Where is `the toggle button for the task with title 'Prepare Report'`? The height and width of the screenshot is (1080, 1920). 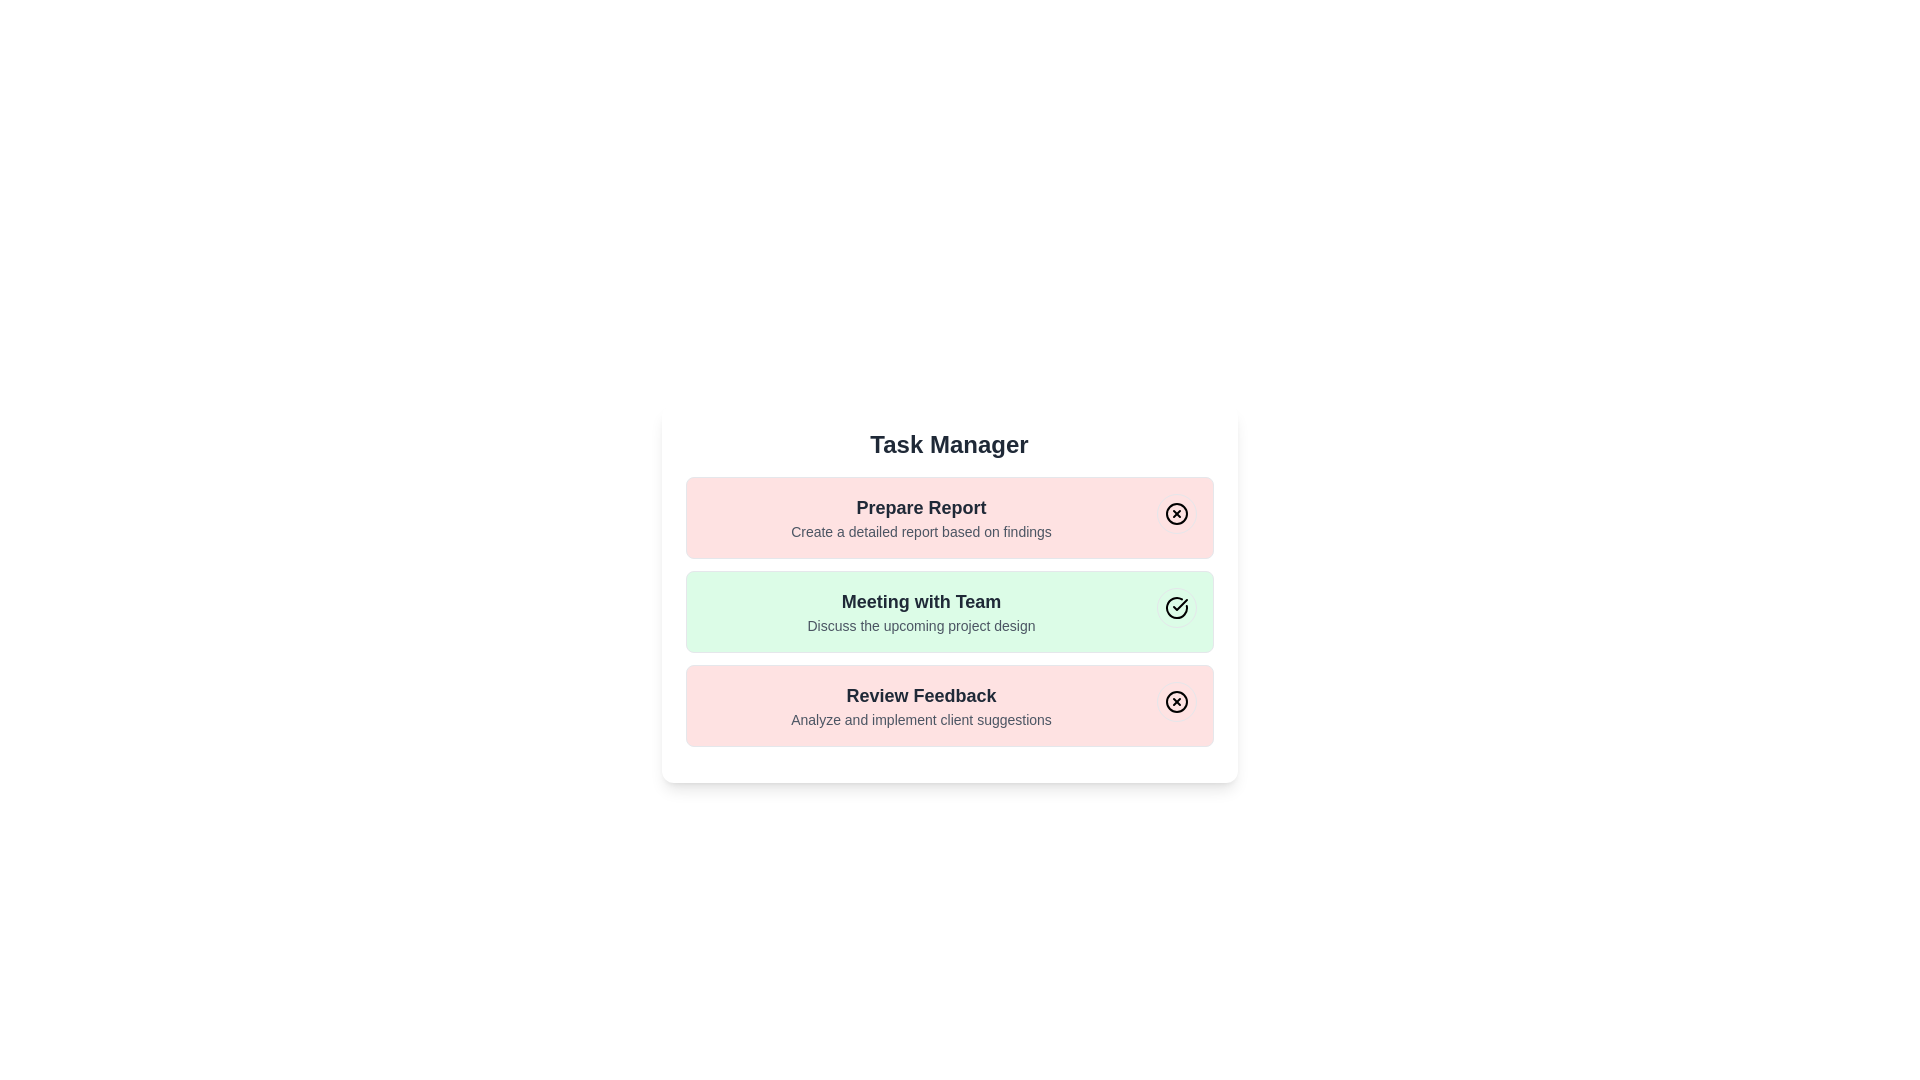
the toggle button for the task with title 'Prepare Report' is located at coordinates (1176, 512).